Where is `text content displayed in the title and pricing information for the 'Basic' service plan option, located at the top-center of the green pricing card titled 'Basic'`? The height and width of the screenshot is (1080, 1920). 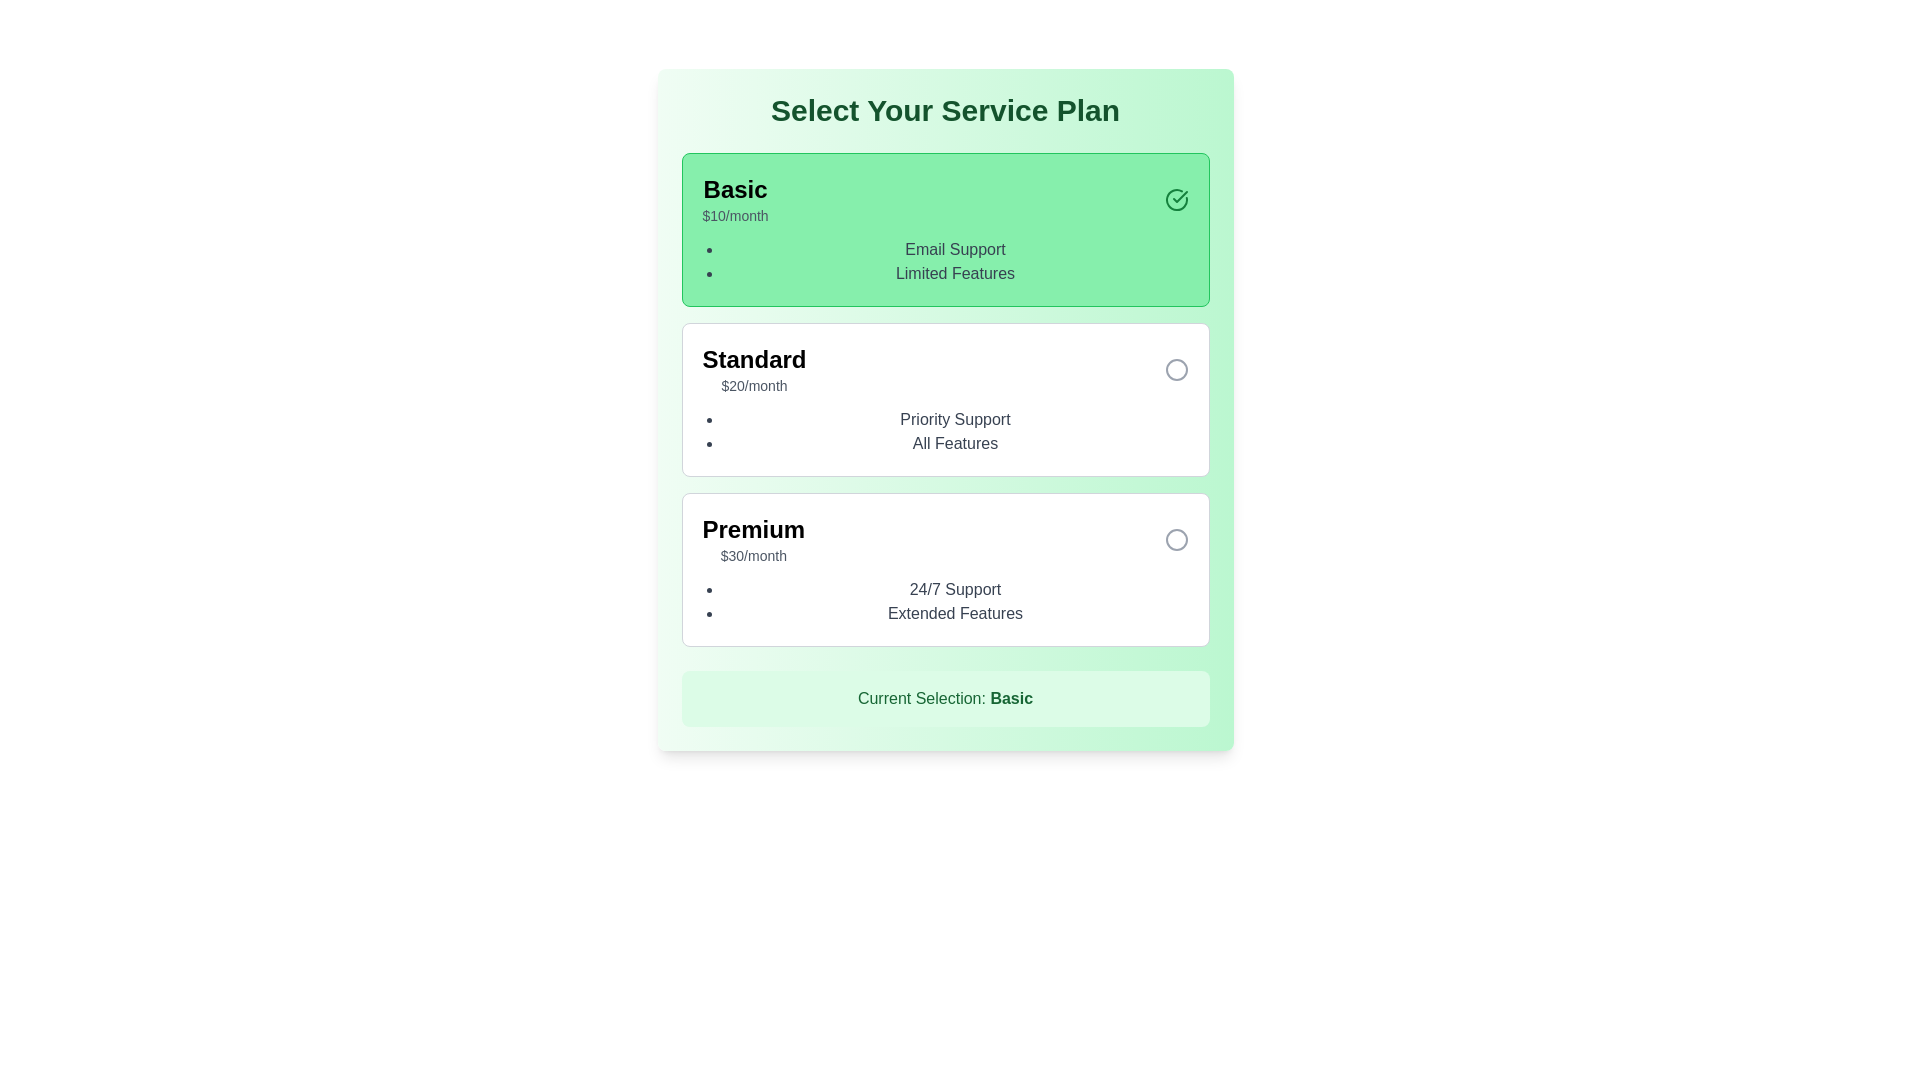 text content displayed in the title and pricing information for the 'Basic' service plan option, located at the top-center of the green pricing card titled 'Basic' is located at coordinates (734, 200).